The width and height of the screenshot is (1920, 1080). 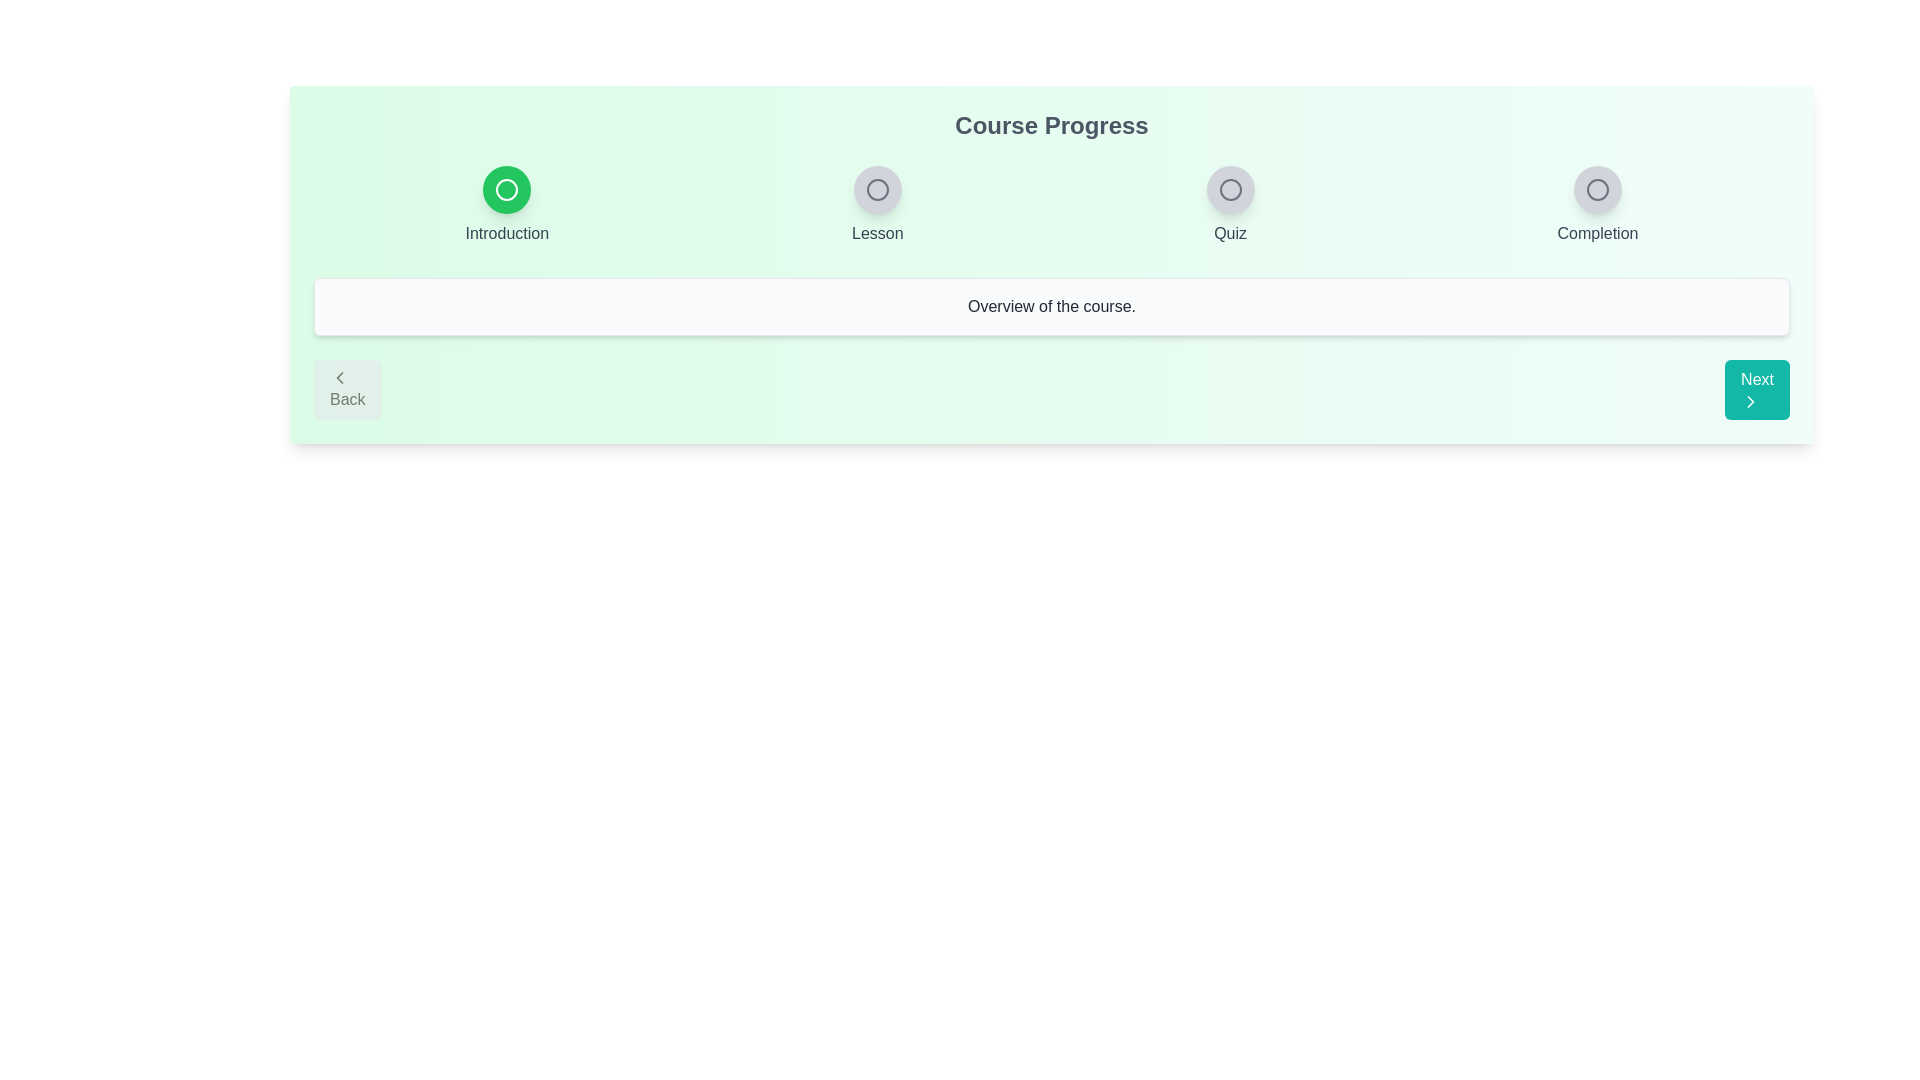 What do you see at coordinates (1756, 389) in the screenshot?
I see `'Next' button to go to the next step` at bounding box center [1756, 389].